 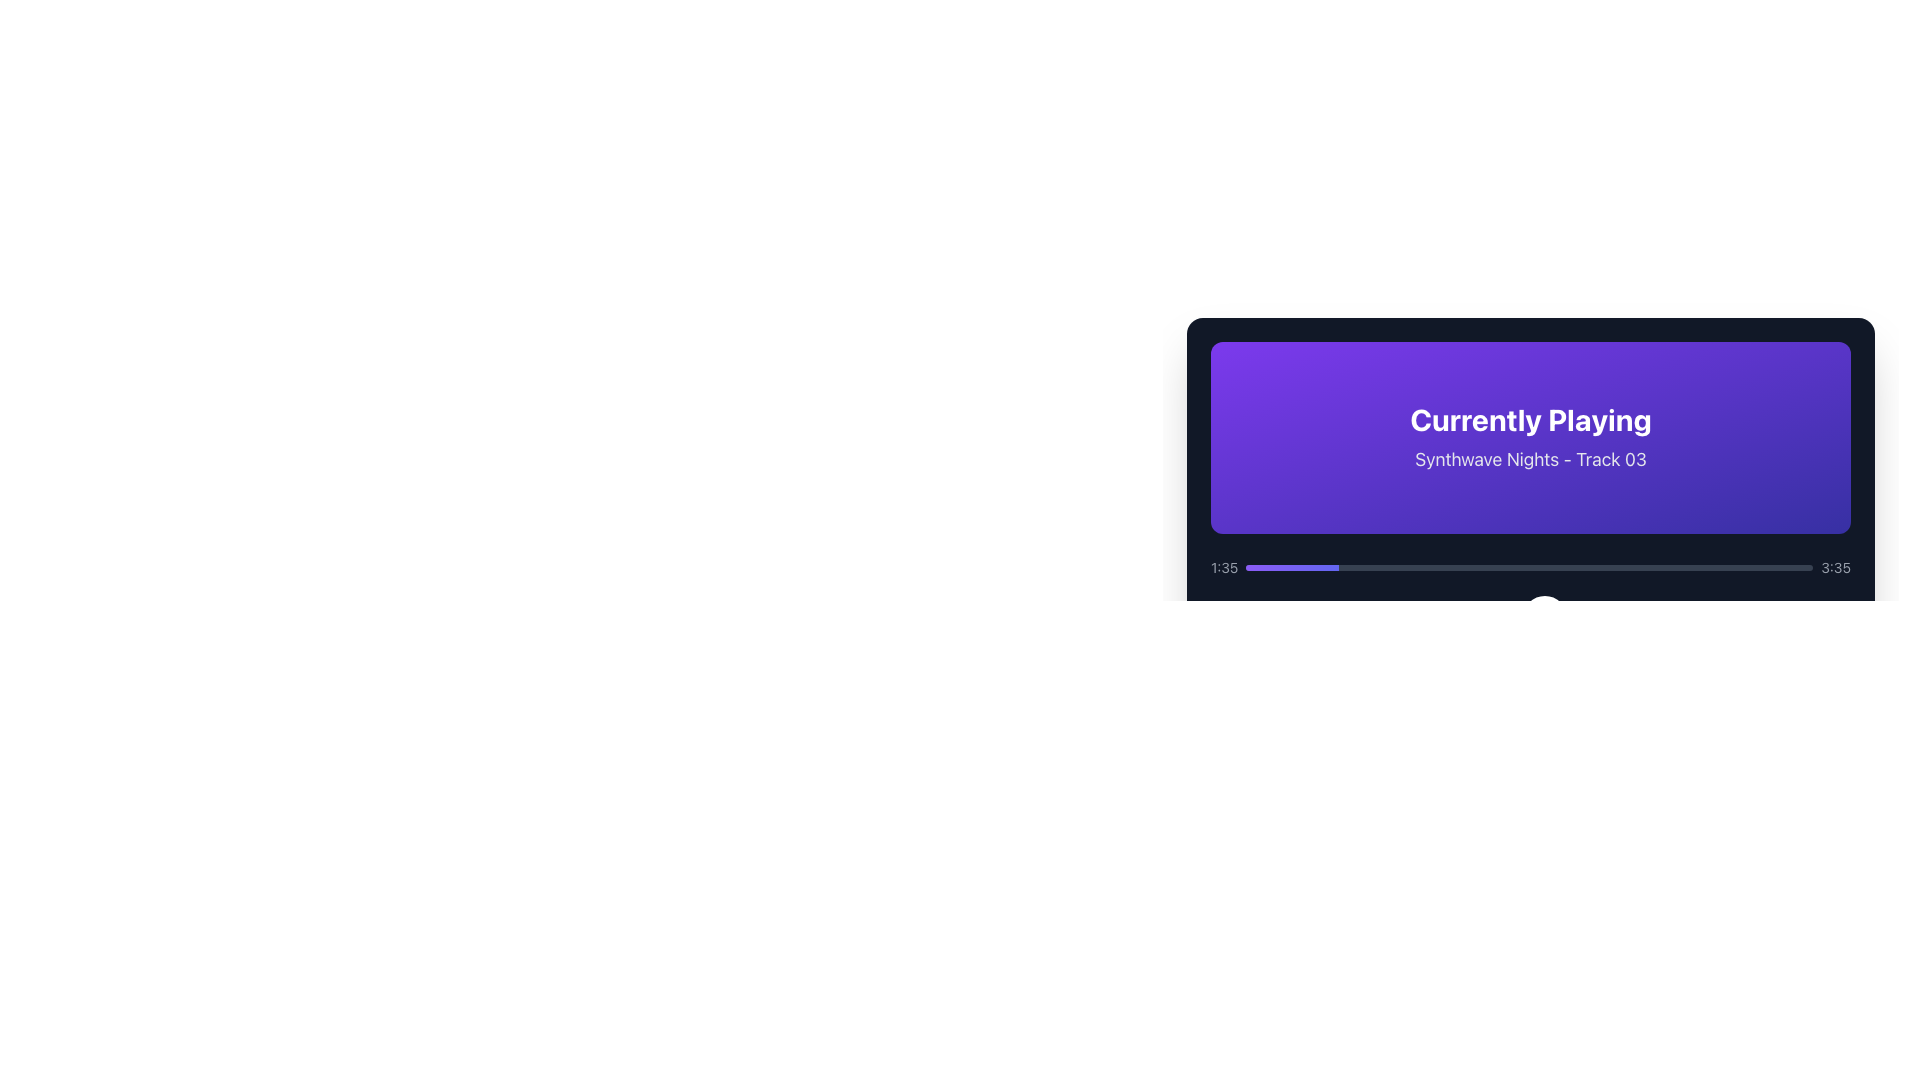 I want to click on the playback progress, so click(x=1283, y=567).